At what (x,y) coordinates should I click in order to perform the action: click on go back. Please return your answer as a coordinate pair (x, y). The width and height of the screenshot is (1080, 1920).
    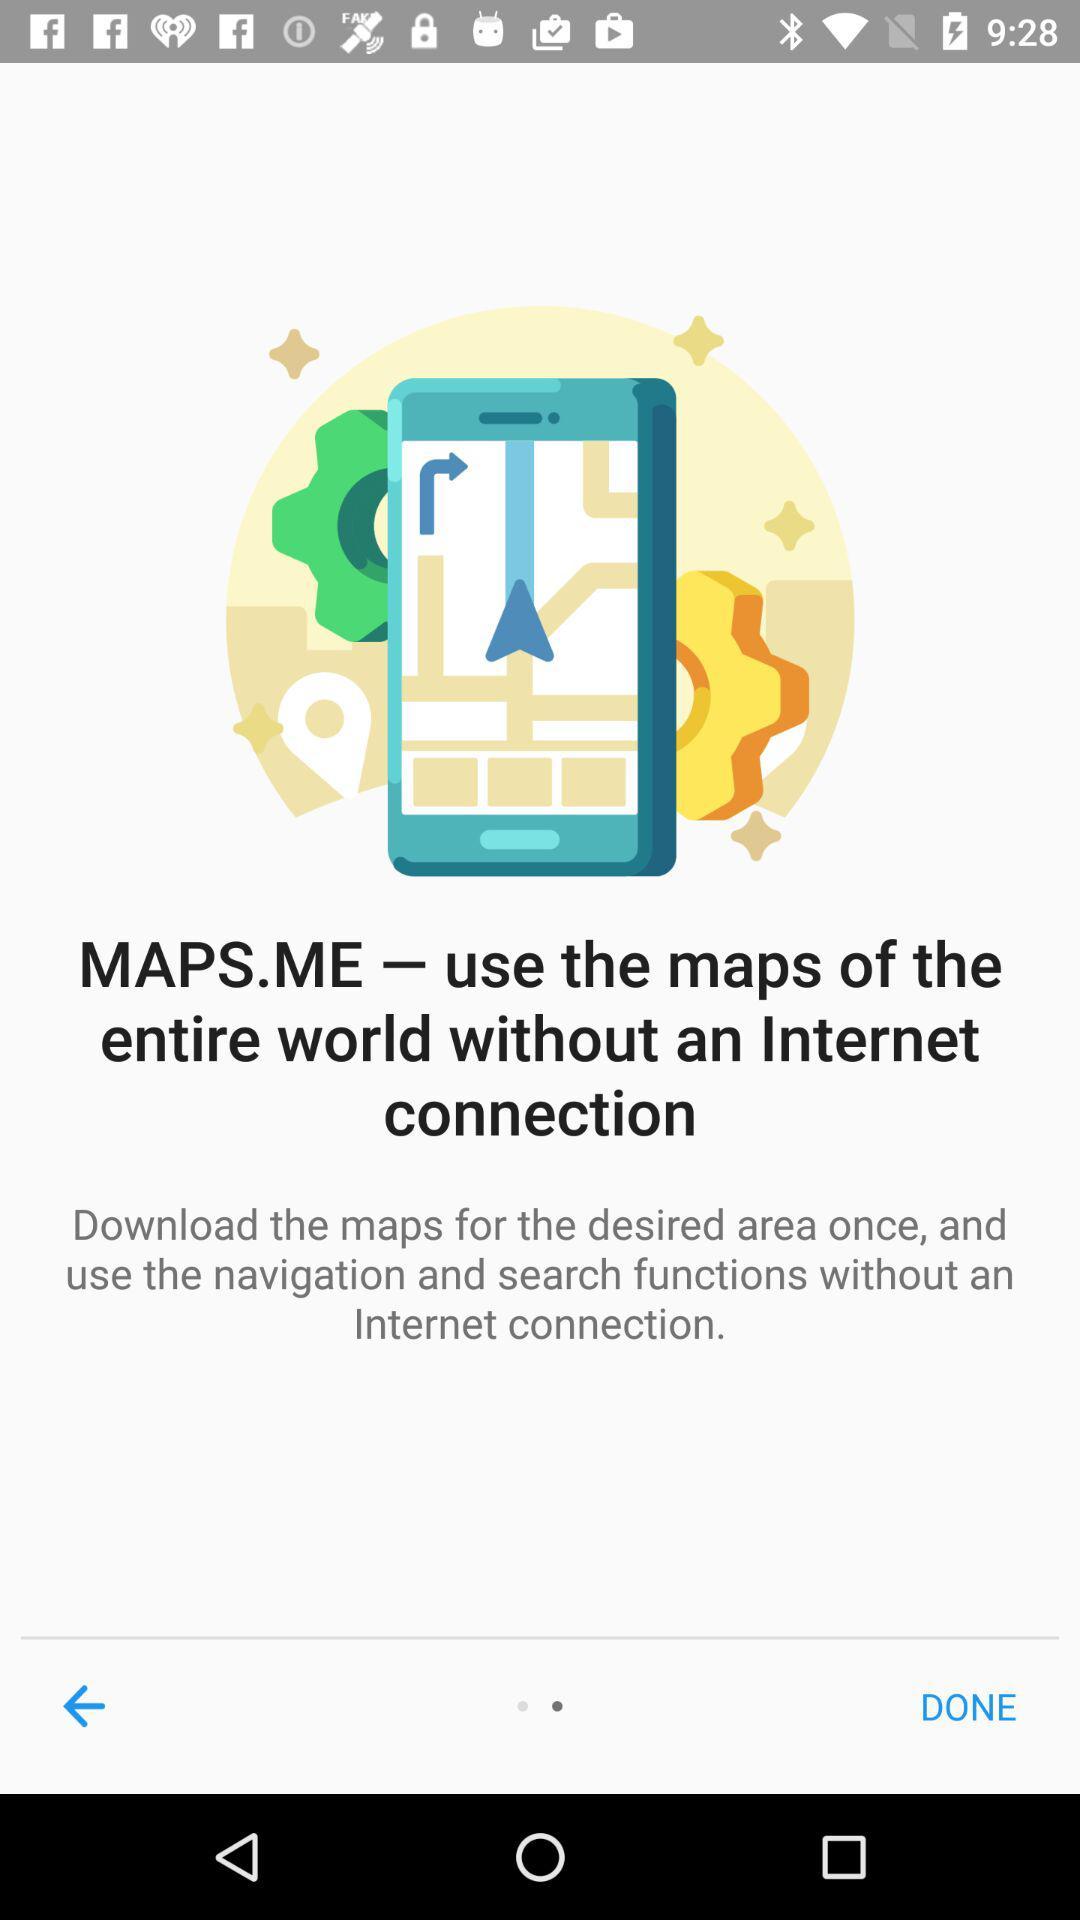
    Looking at the image, I should click on (83, 1705).